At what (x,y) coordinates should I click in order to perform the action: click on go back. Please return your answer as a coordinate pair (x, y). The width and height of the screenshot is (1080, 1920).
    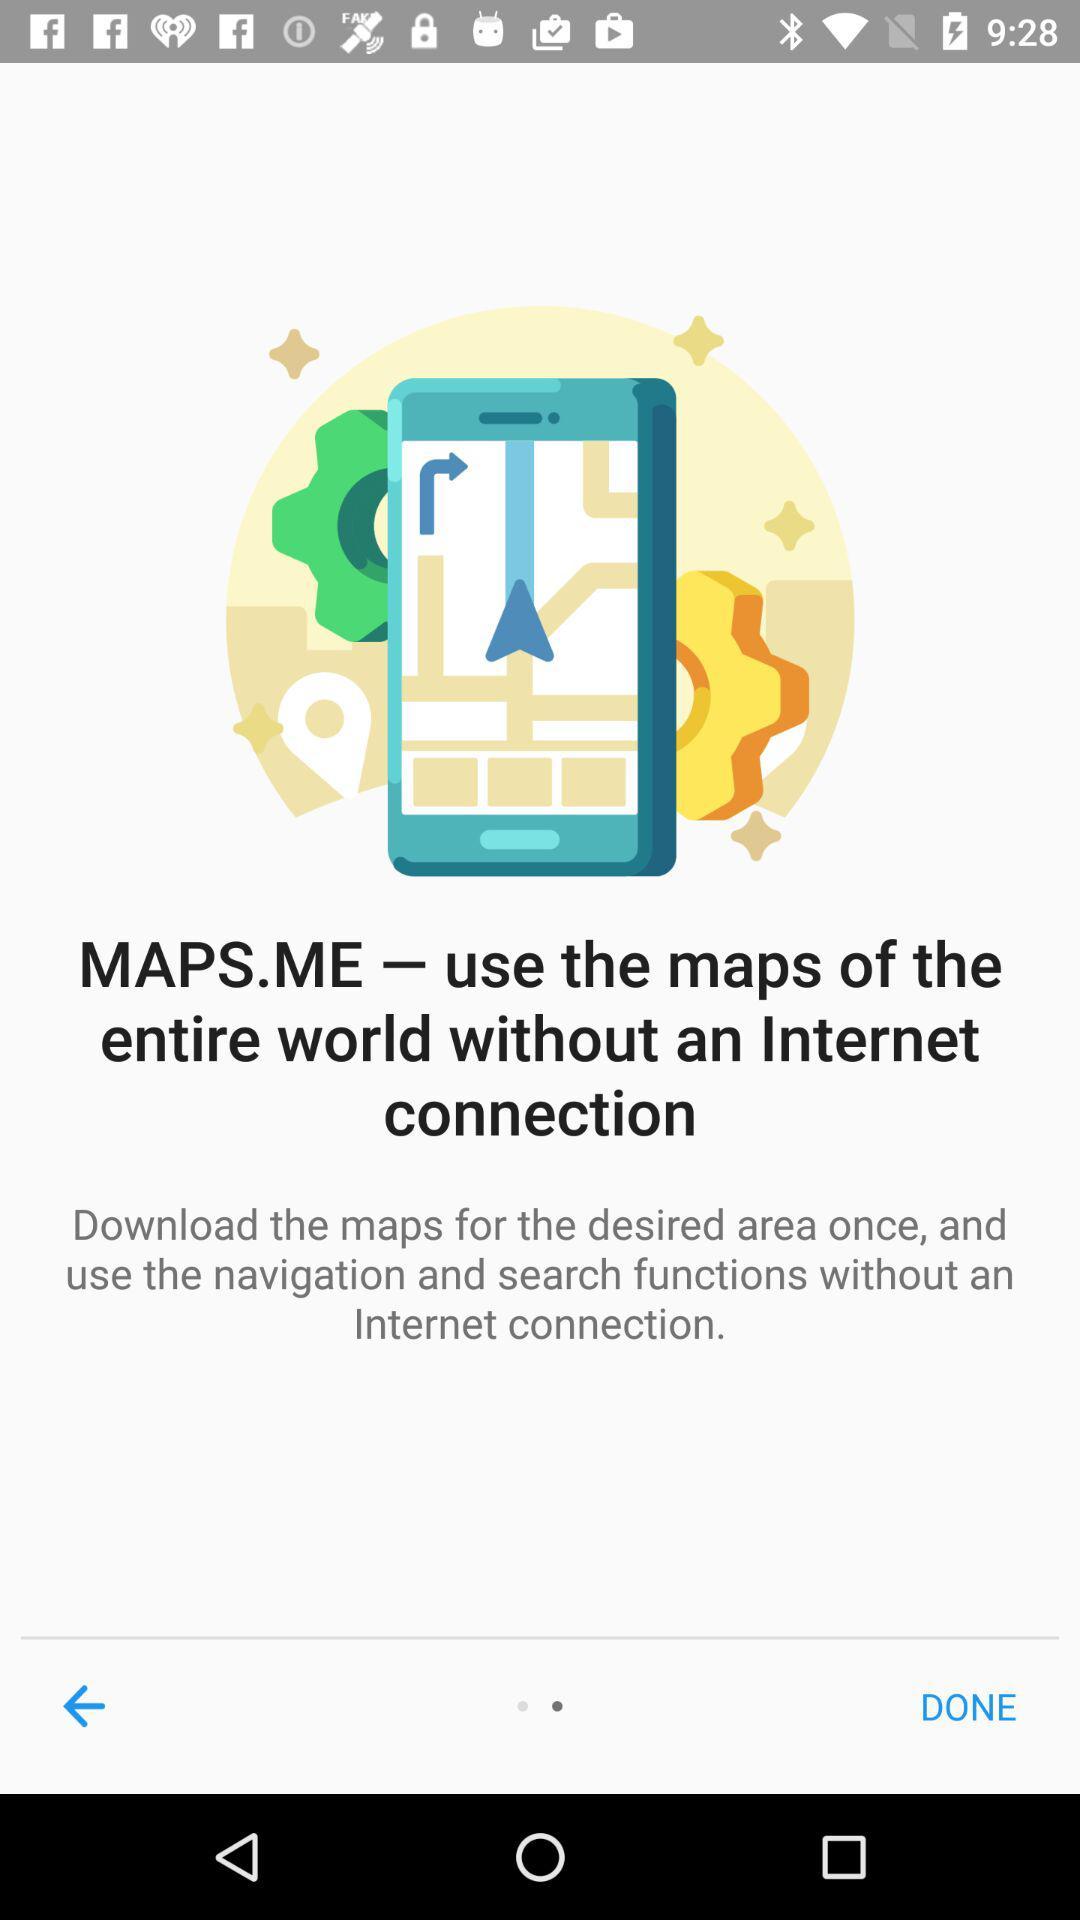
    Looking at the image, I should click on (83, 1705).